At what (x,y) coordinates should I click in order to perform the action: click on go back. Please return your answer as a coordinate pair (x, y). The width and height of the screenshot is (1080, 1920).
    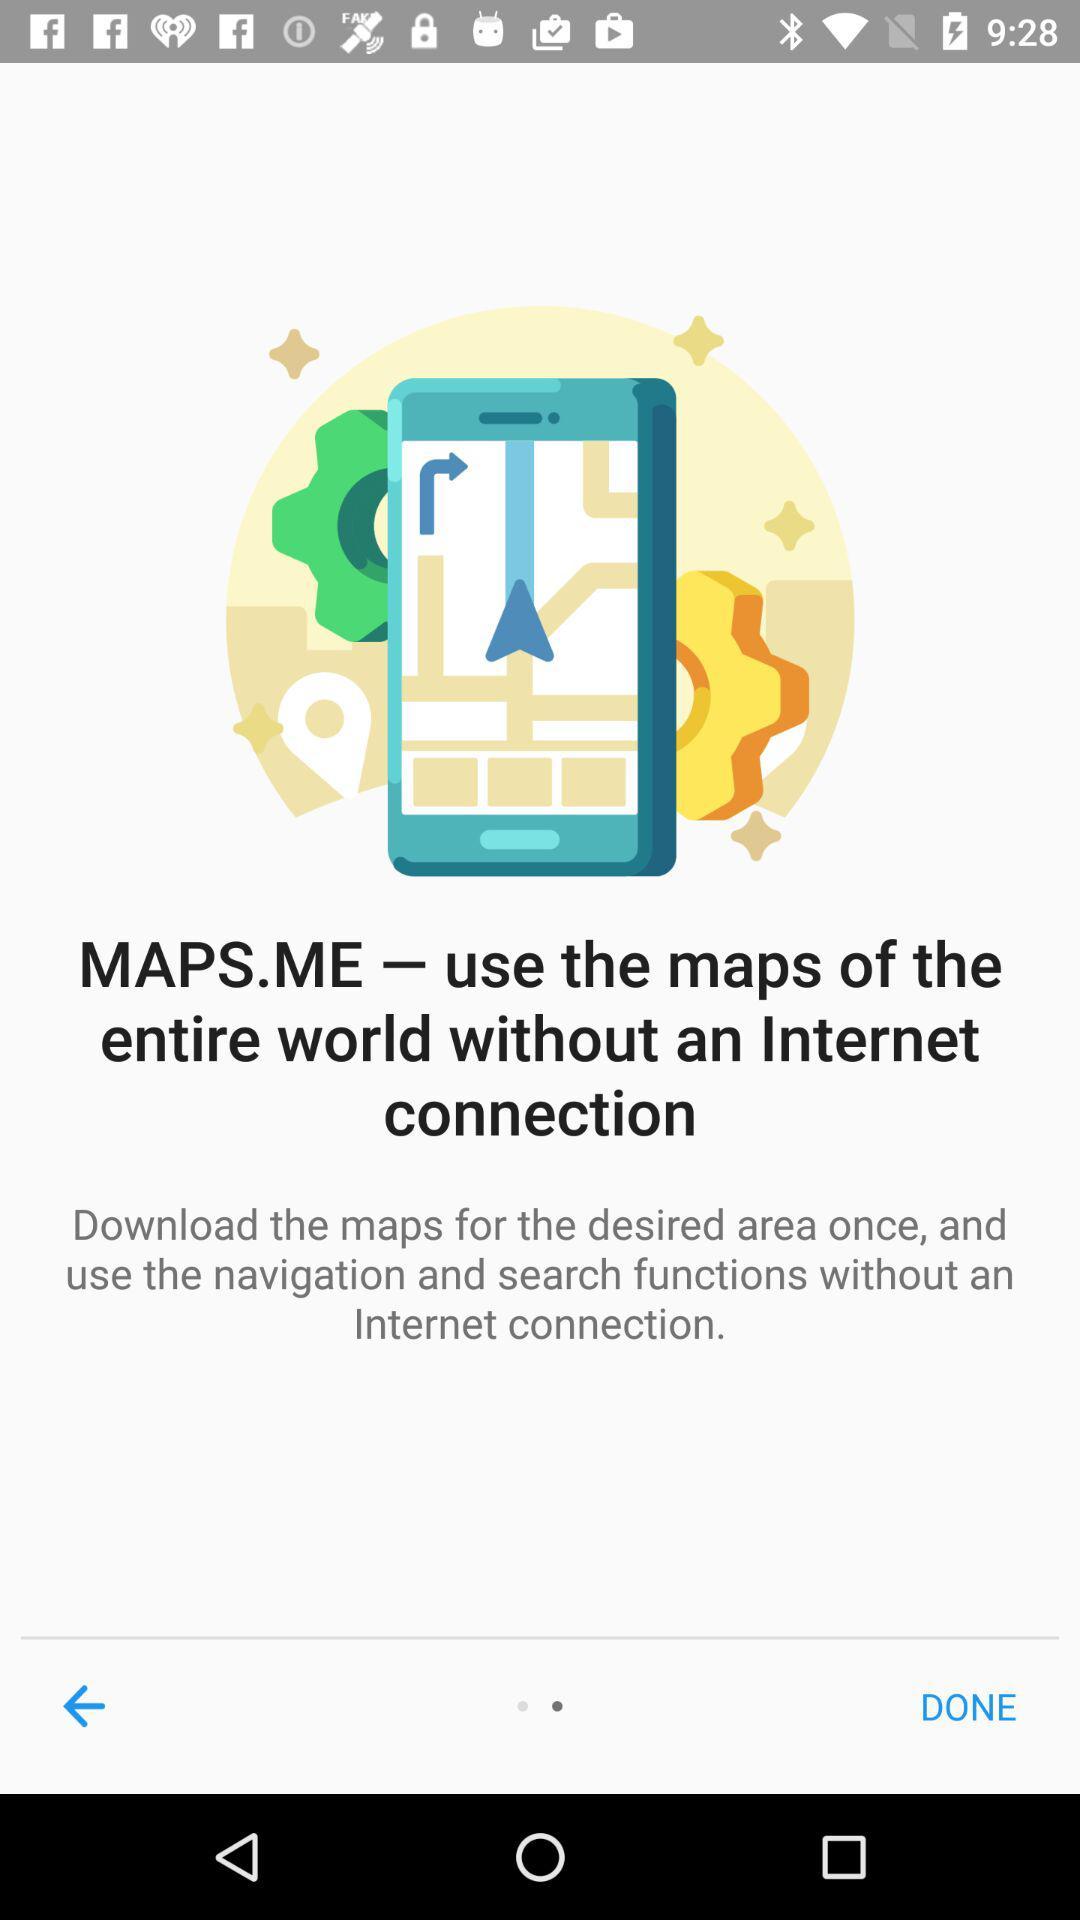
    Looking at the image, I should click on (83, 1705).